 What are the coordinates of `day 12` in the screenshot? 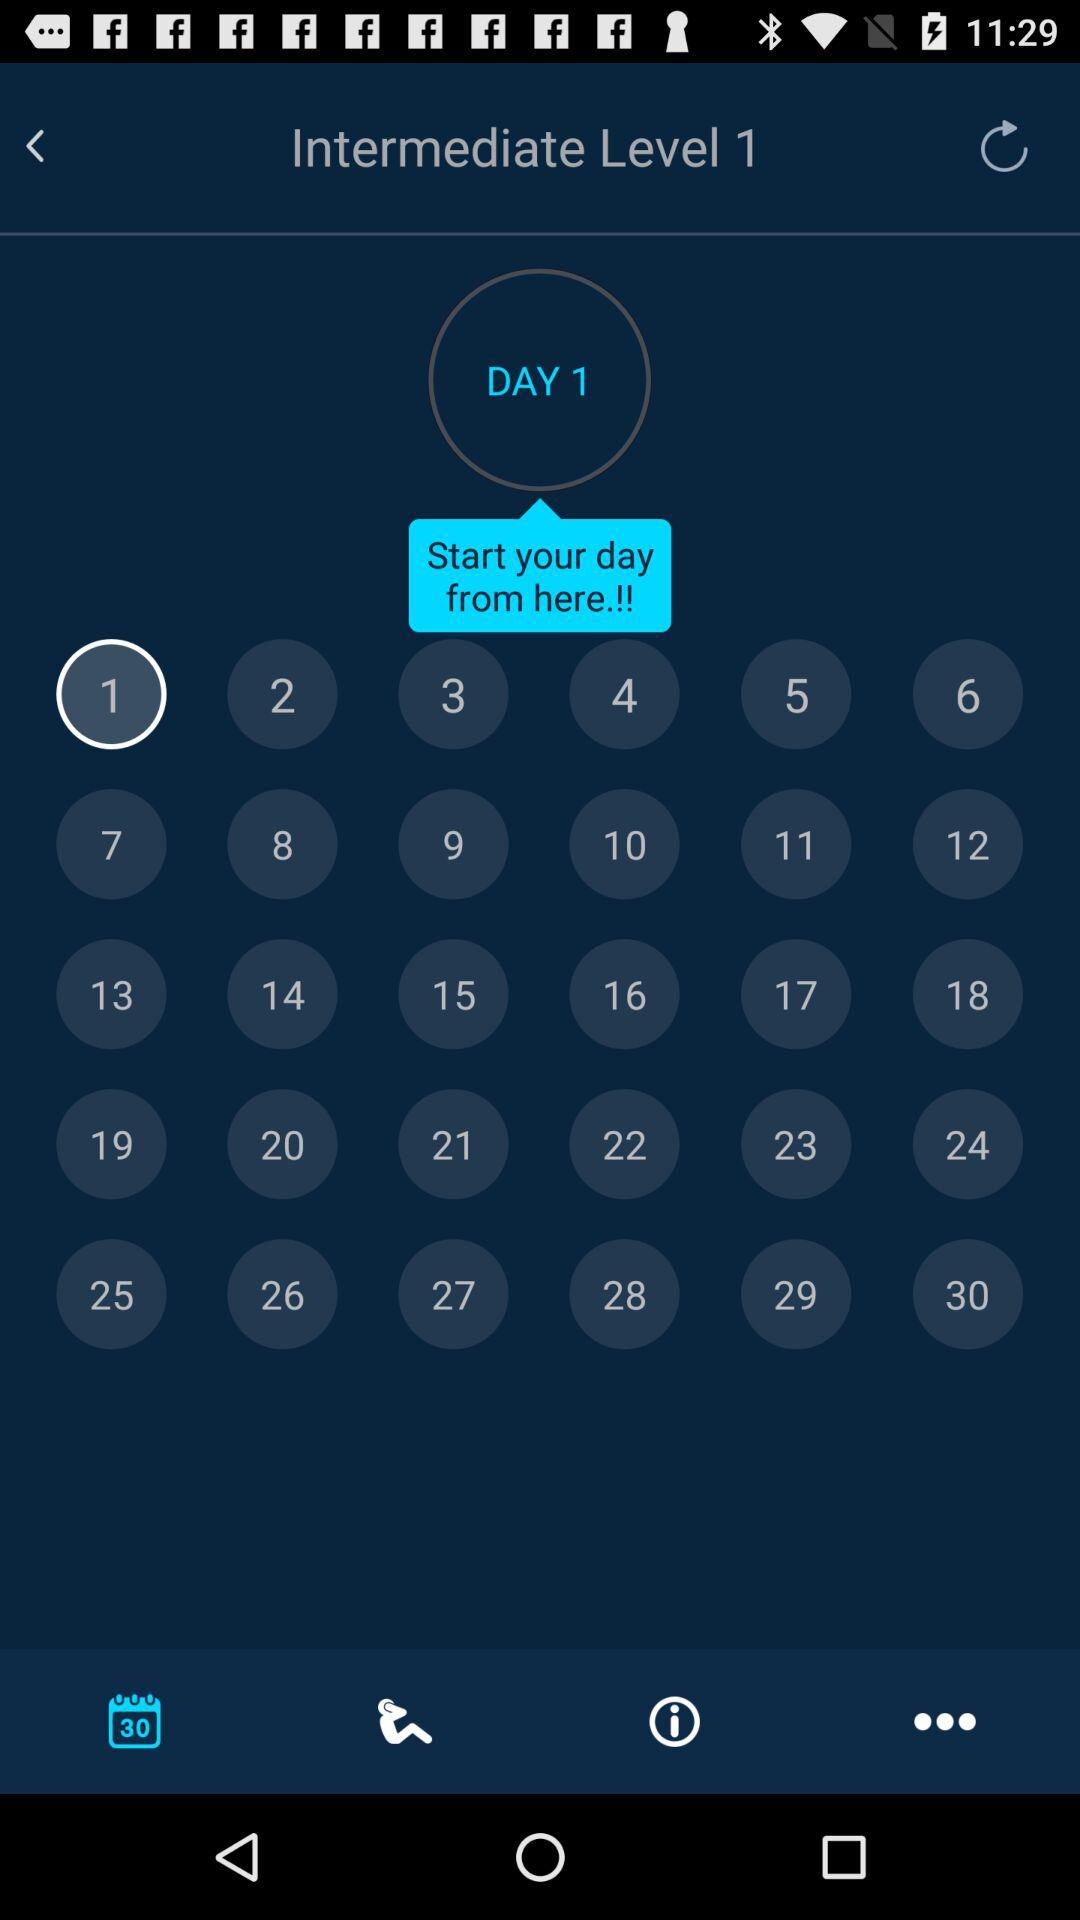 It's located at (966, 844).